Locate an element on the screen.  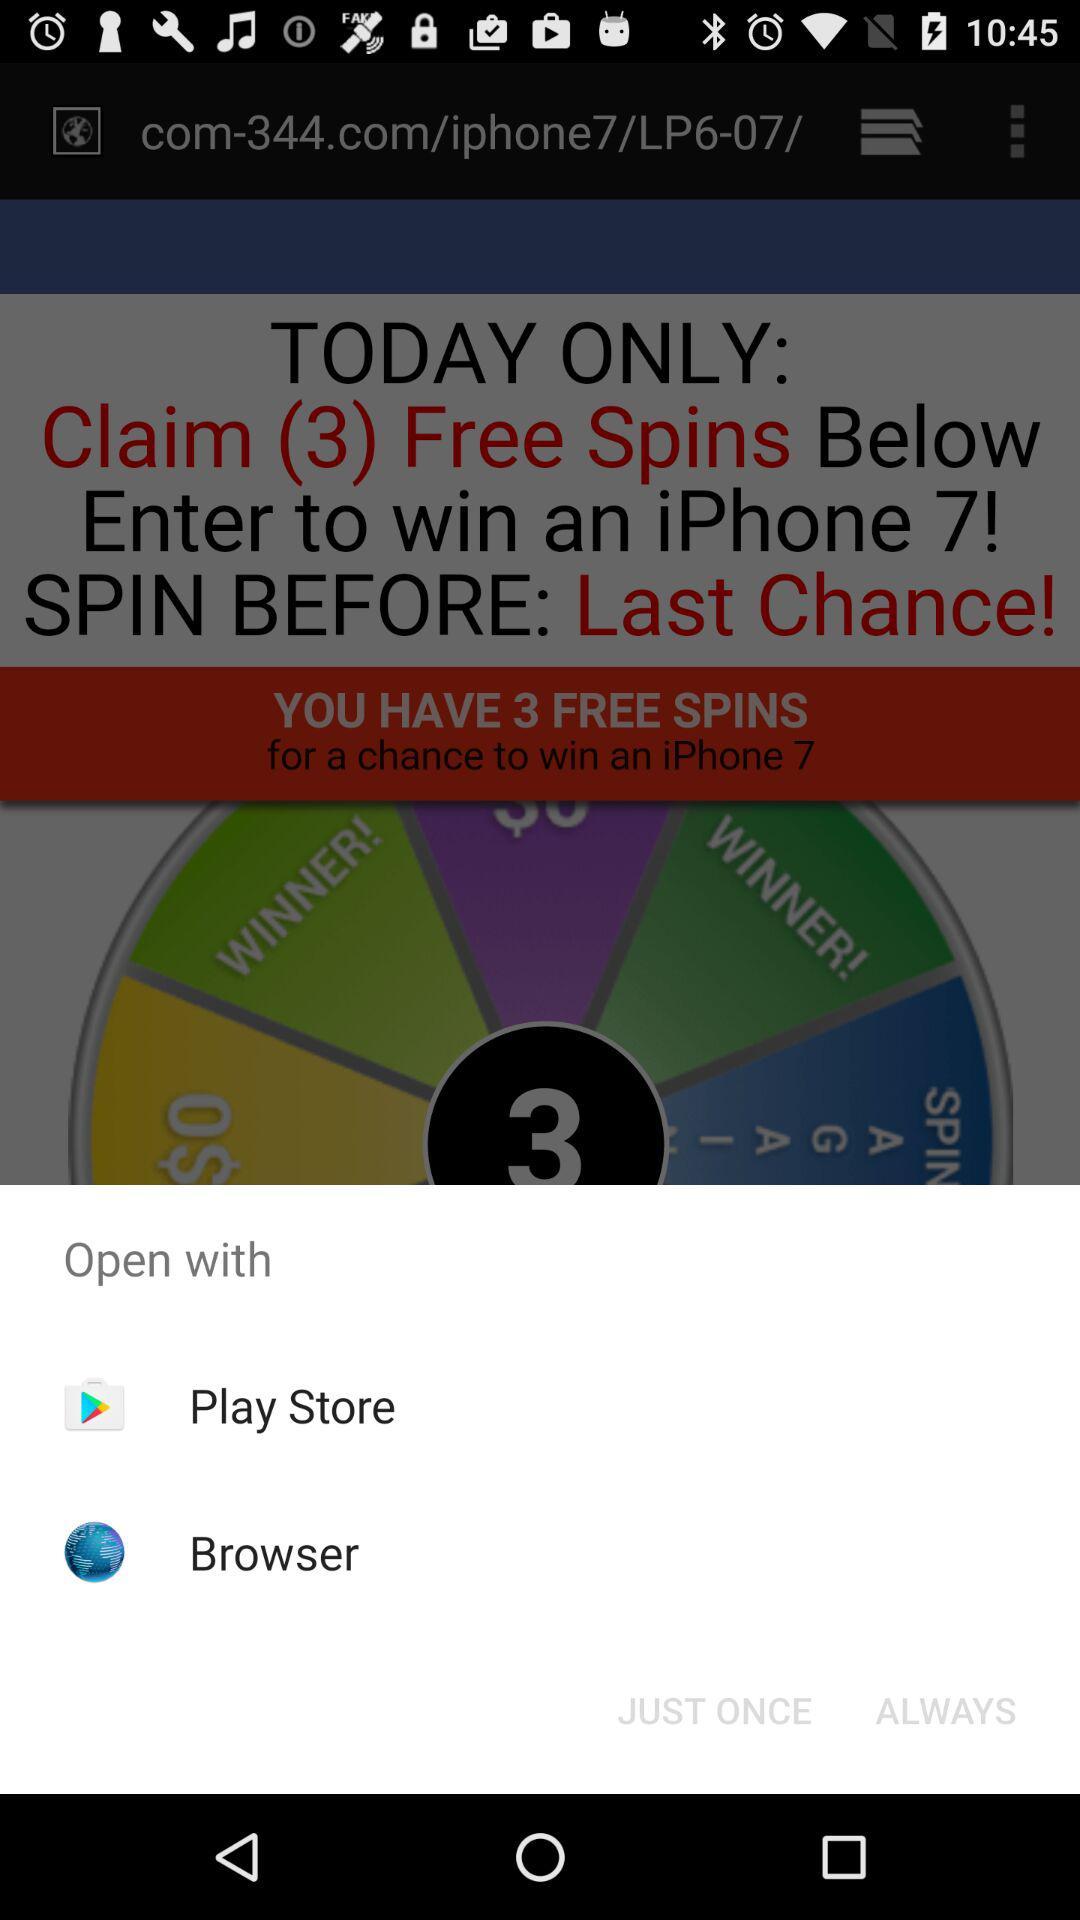
the always item is located at coordinates (945, 1708).